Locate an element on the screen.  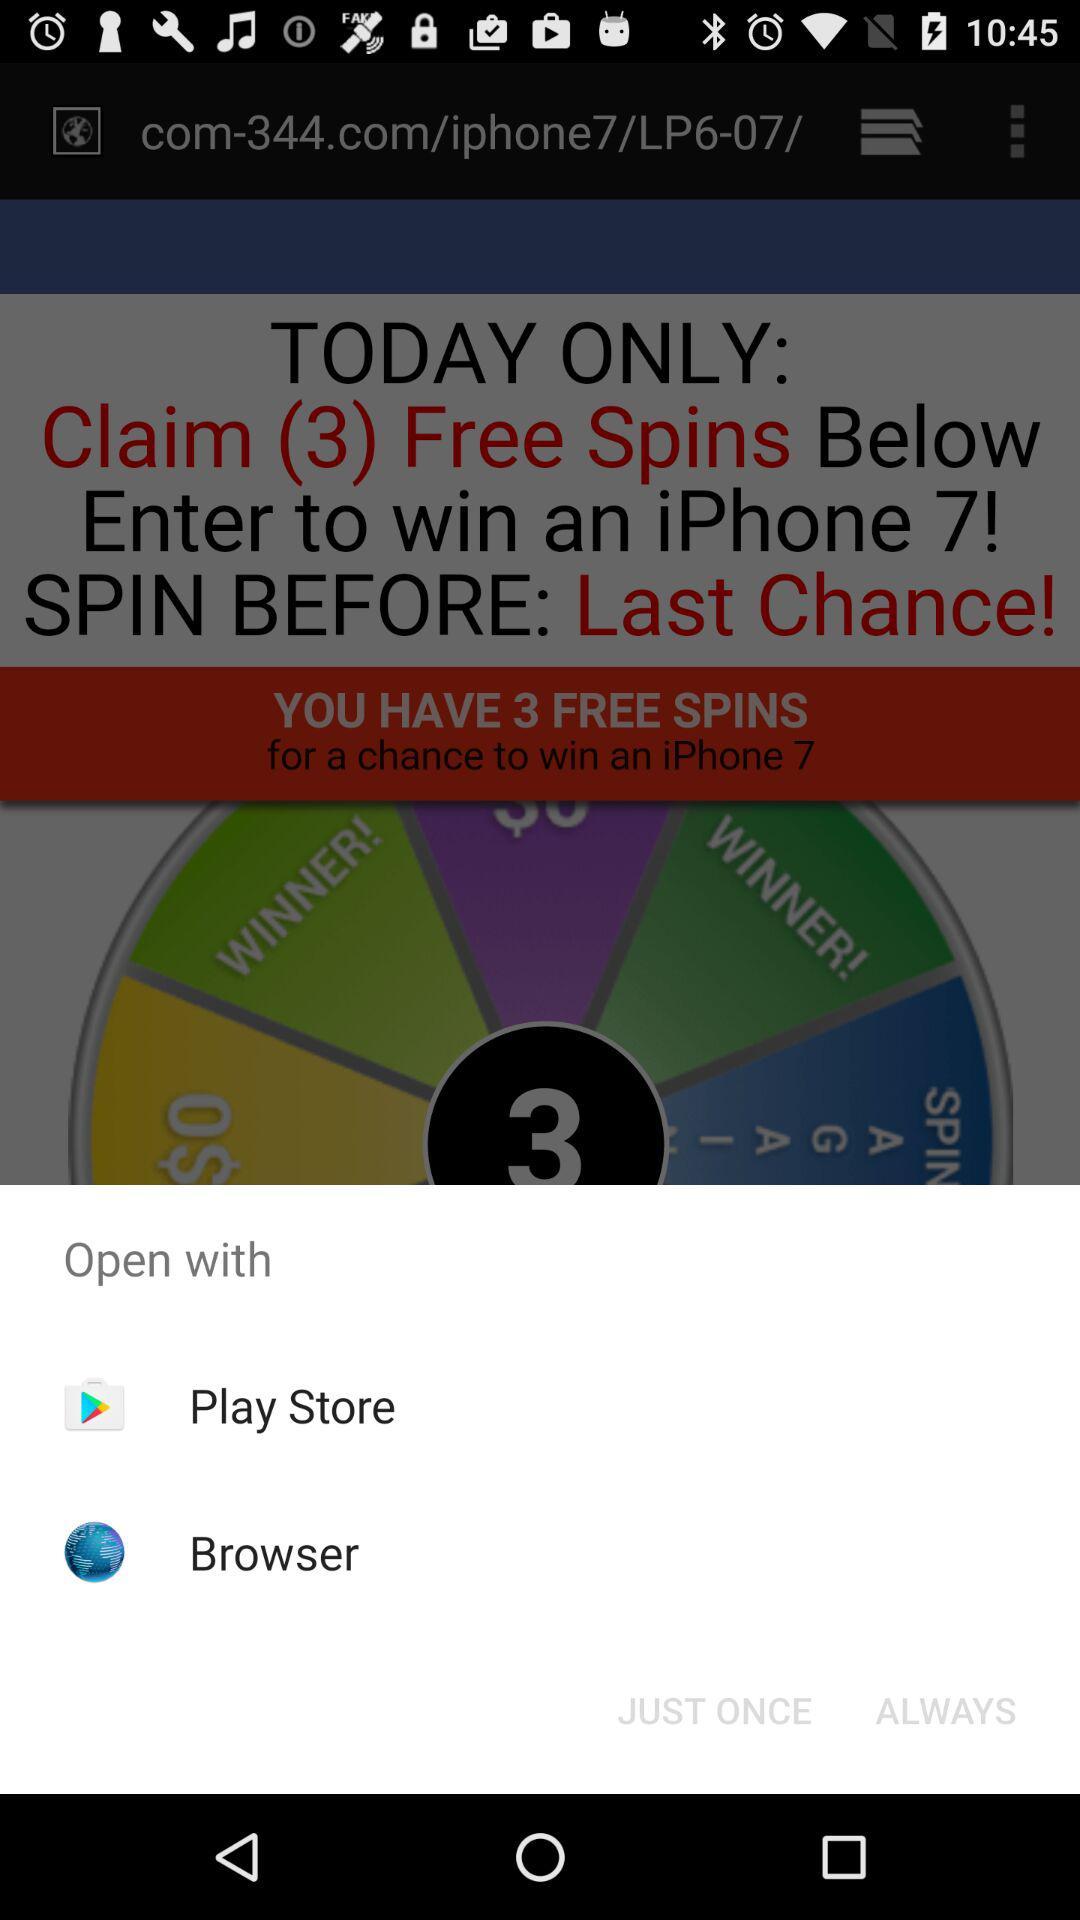
the always item is located at coordinates (945, 1708).